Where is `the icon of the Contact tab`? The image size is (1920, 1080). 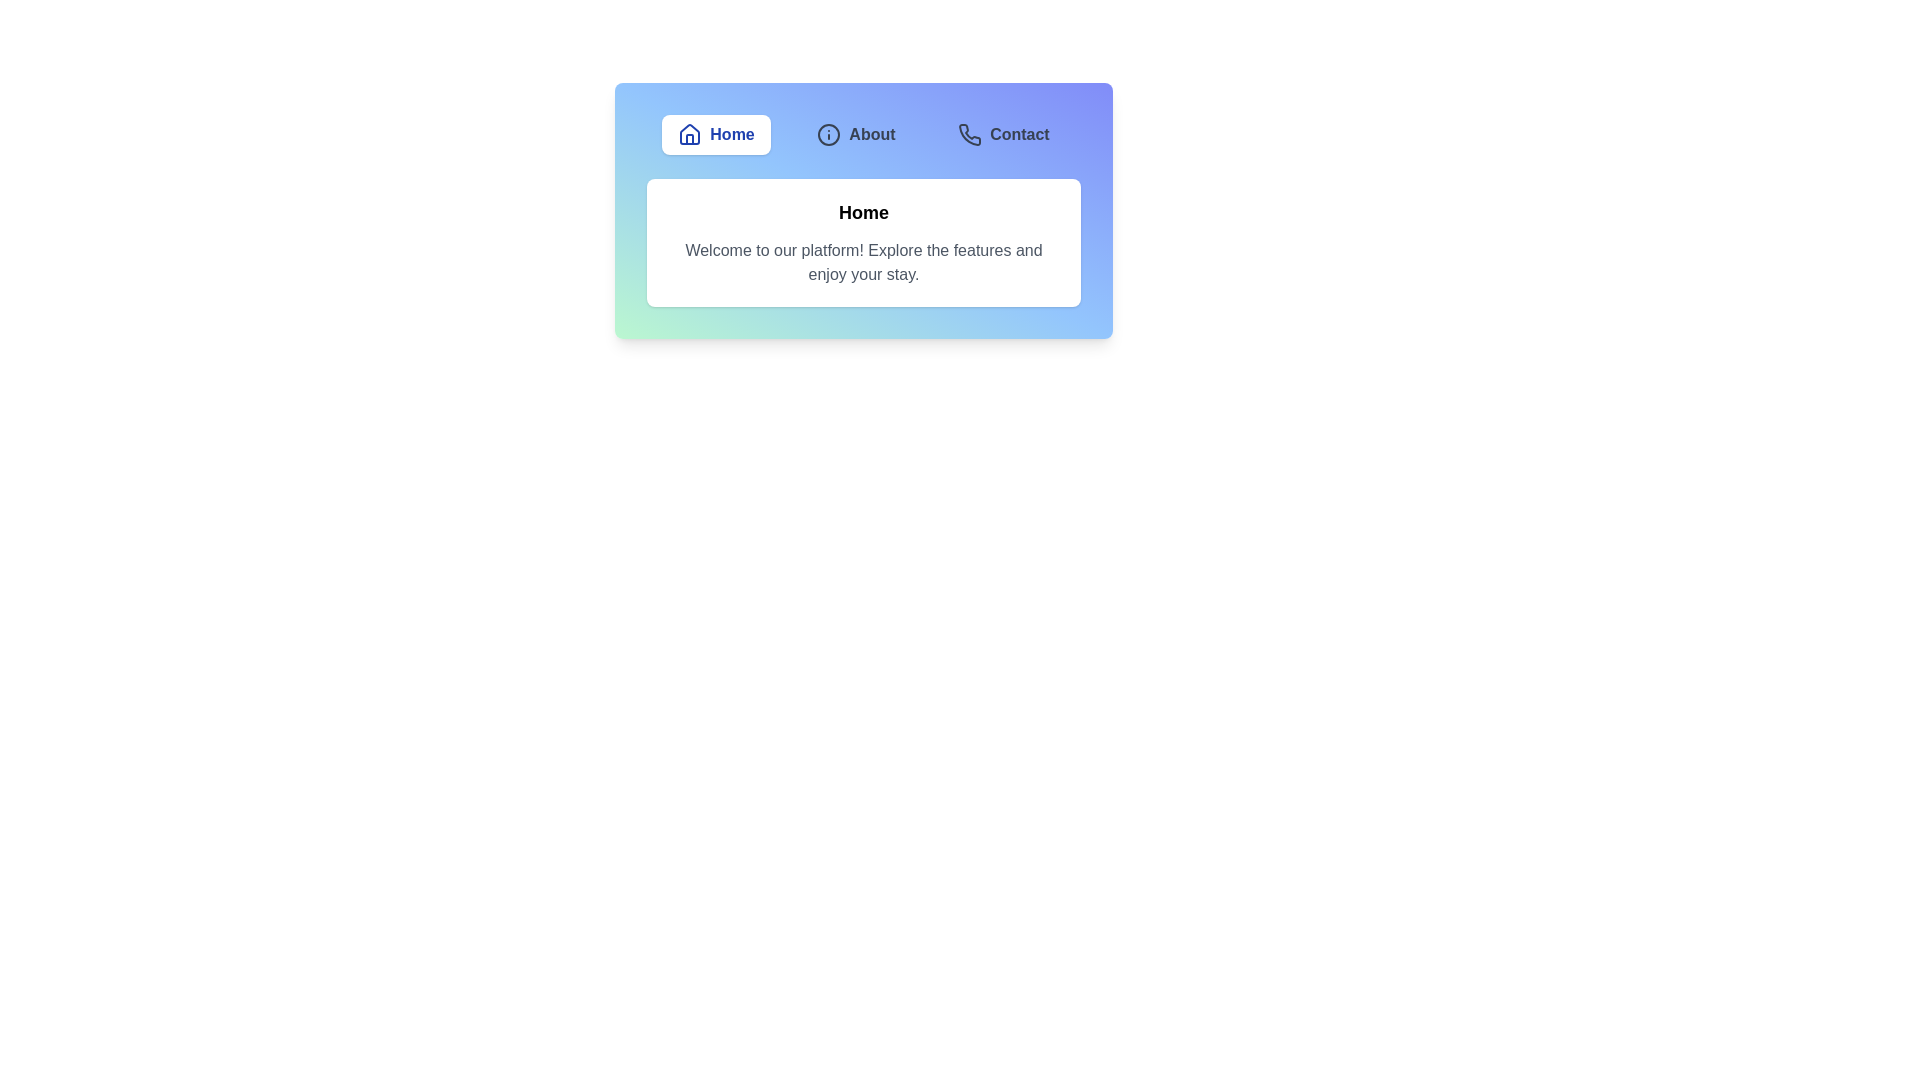
the icon of the Contact tab is located at coordinates (970, 135).